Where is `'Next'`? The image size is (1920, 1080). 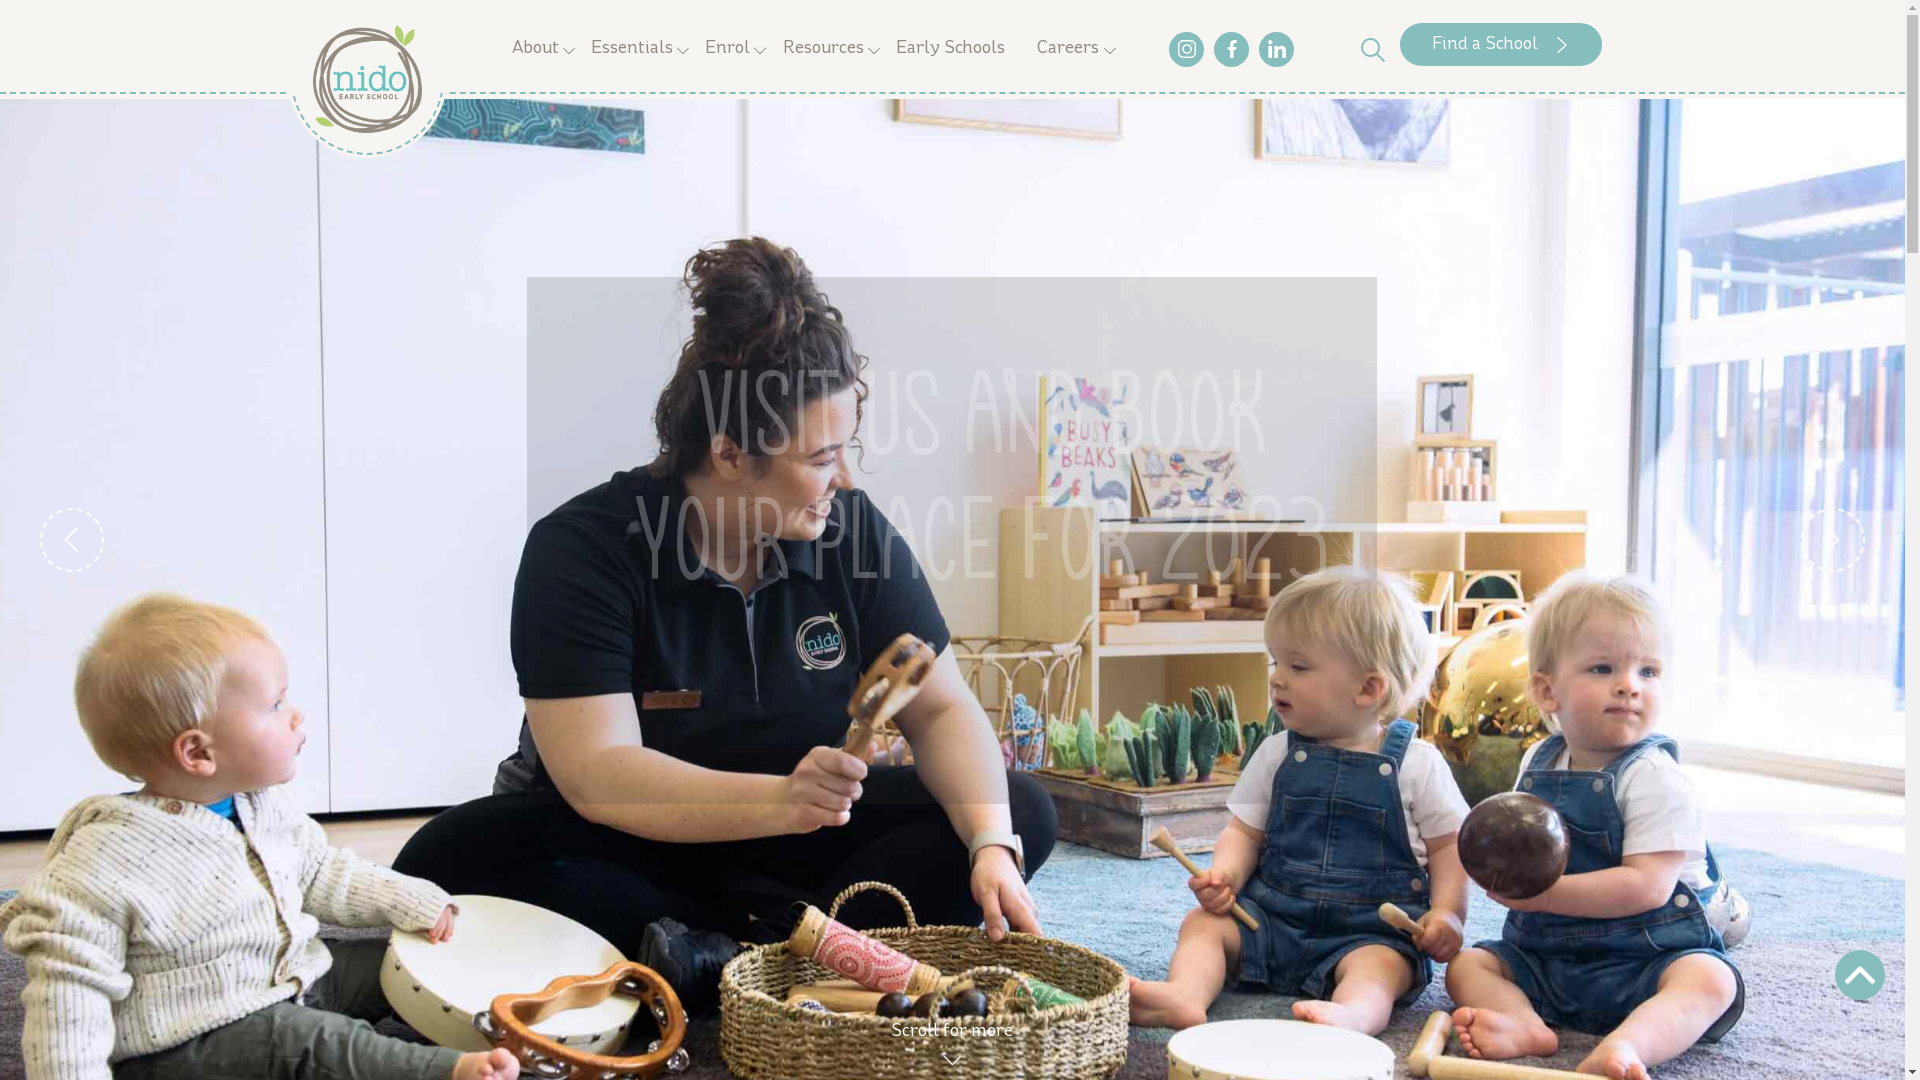 'Next' is located at coordinates (1832, 540).